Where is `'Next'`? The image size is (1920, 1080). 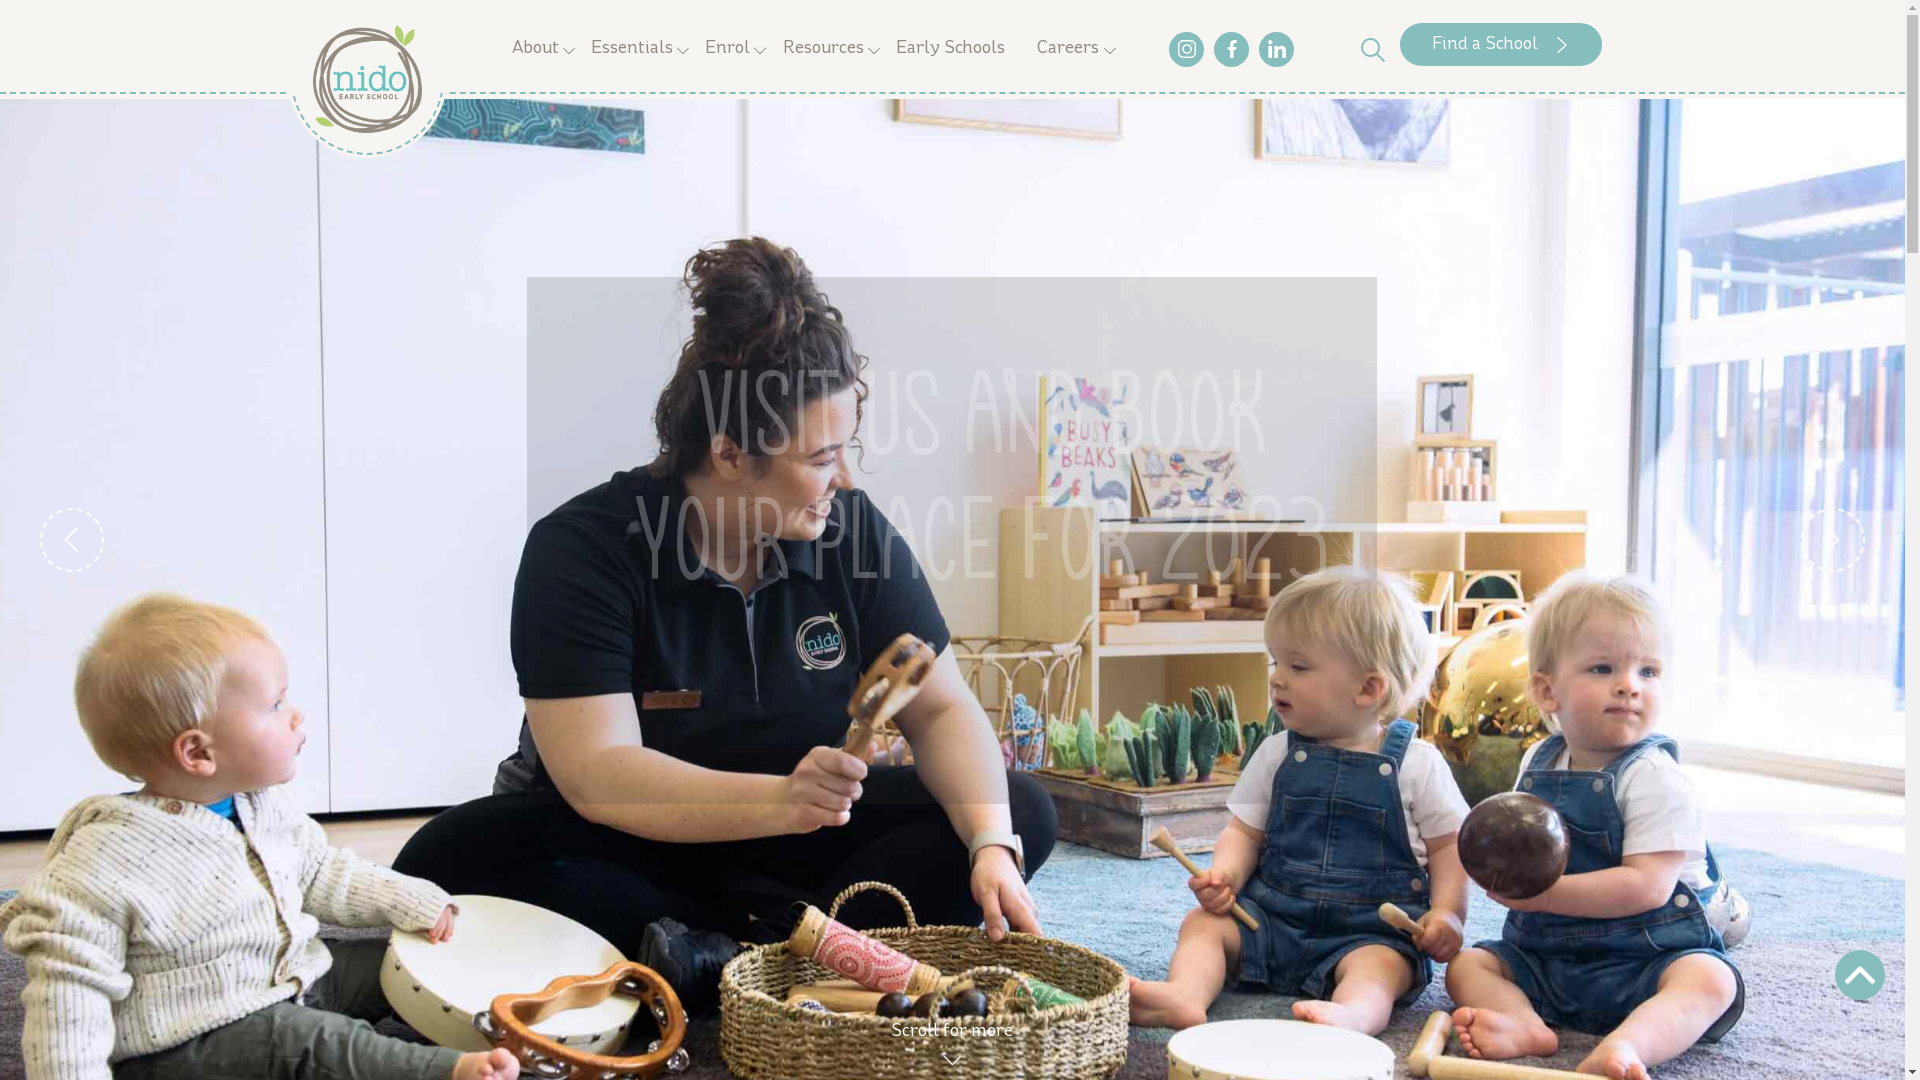 'Next' is located at coordinates (1832, 540).